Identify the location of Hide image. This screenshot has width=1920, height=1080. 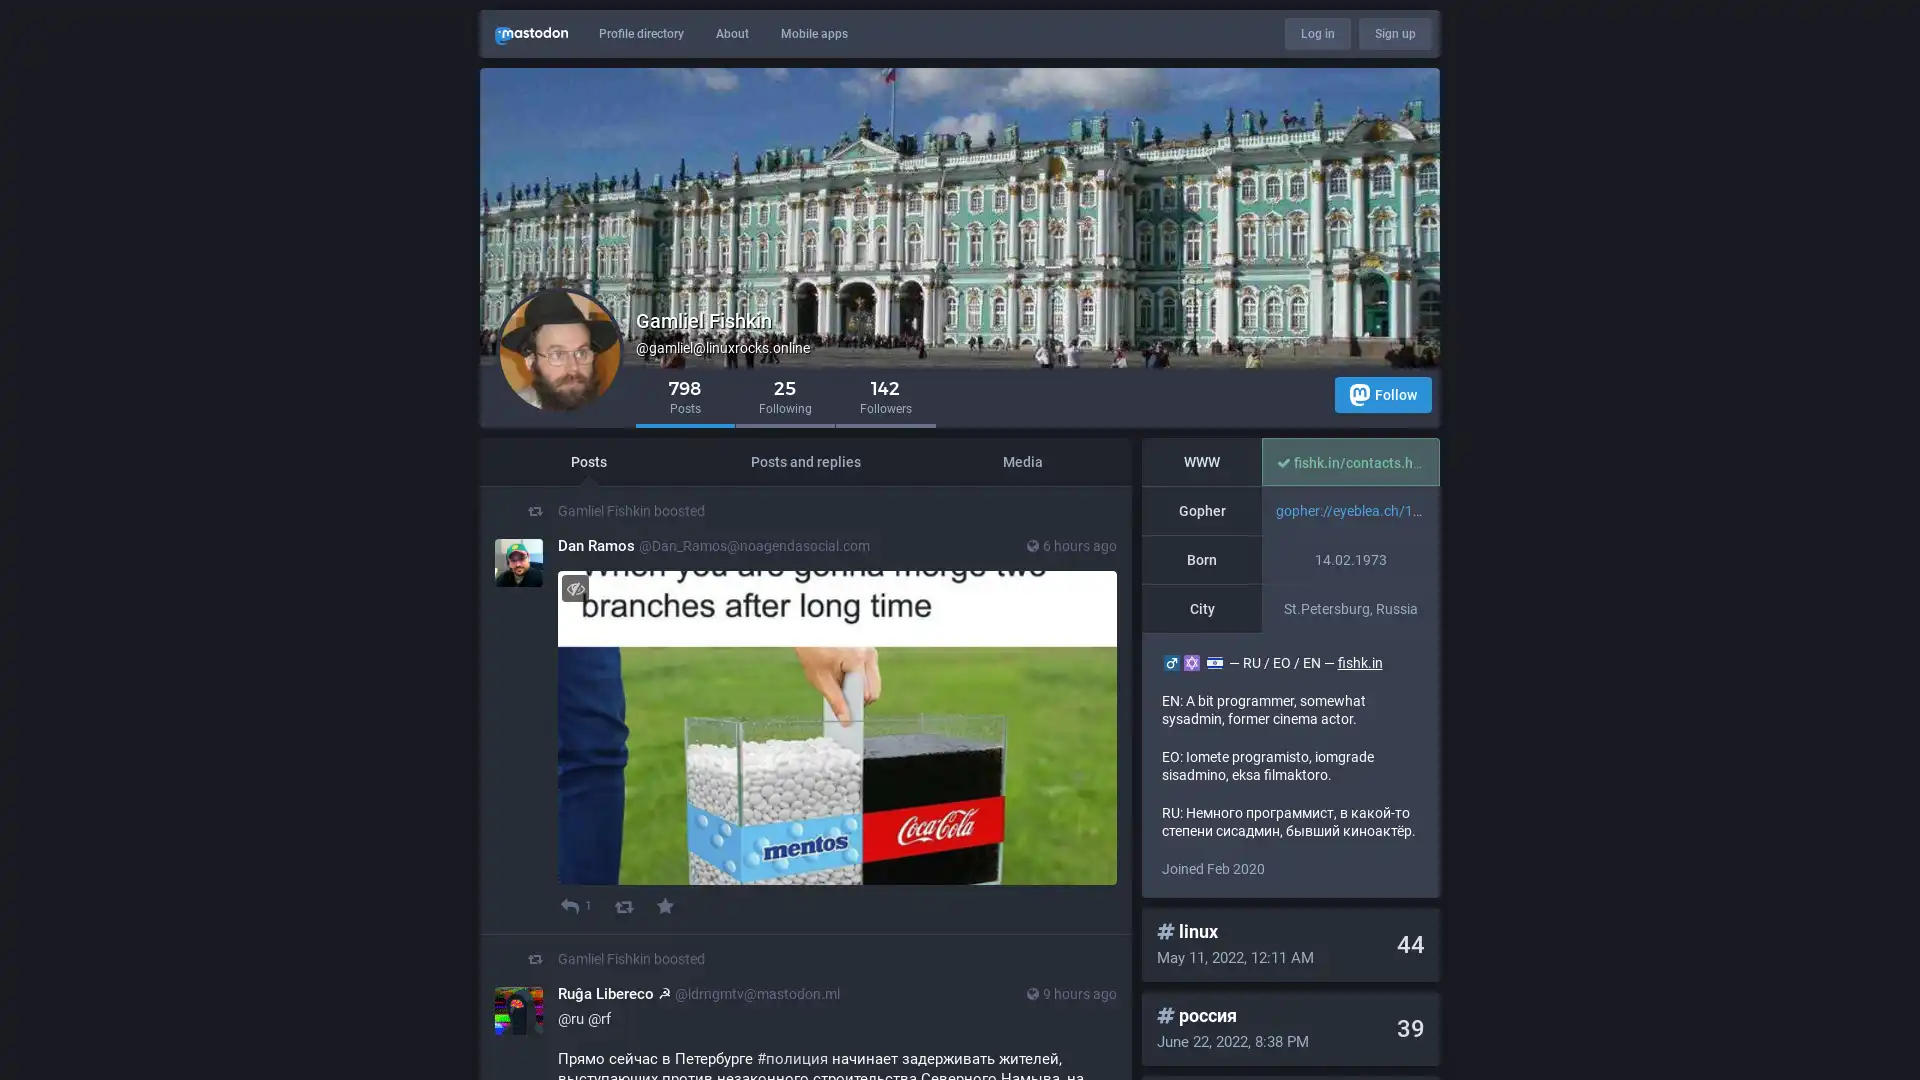
(574, 587).